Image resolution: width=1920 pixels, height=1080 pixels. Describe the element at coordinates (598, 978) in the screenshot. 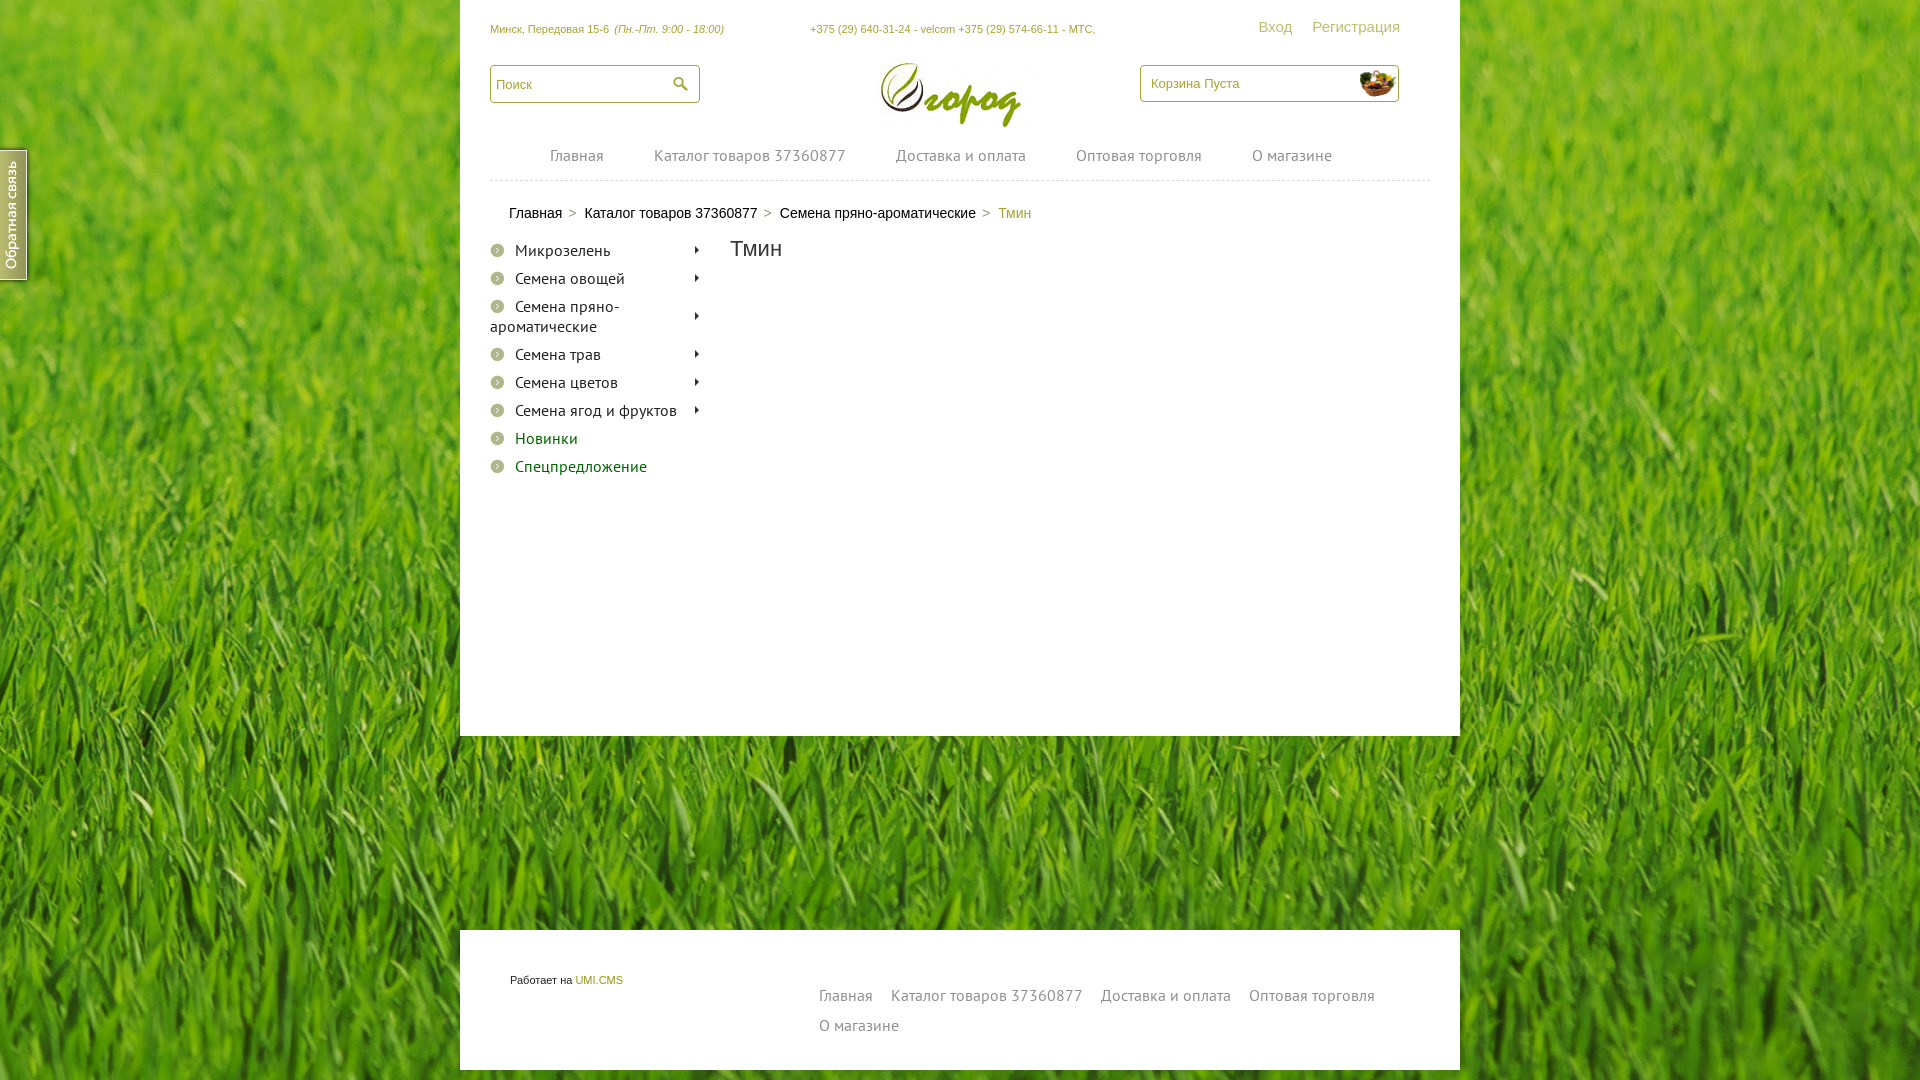

I see `'UMI.CMS'` at that location.